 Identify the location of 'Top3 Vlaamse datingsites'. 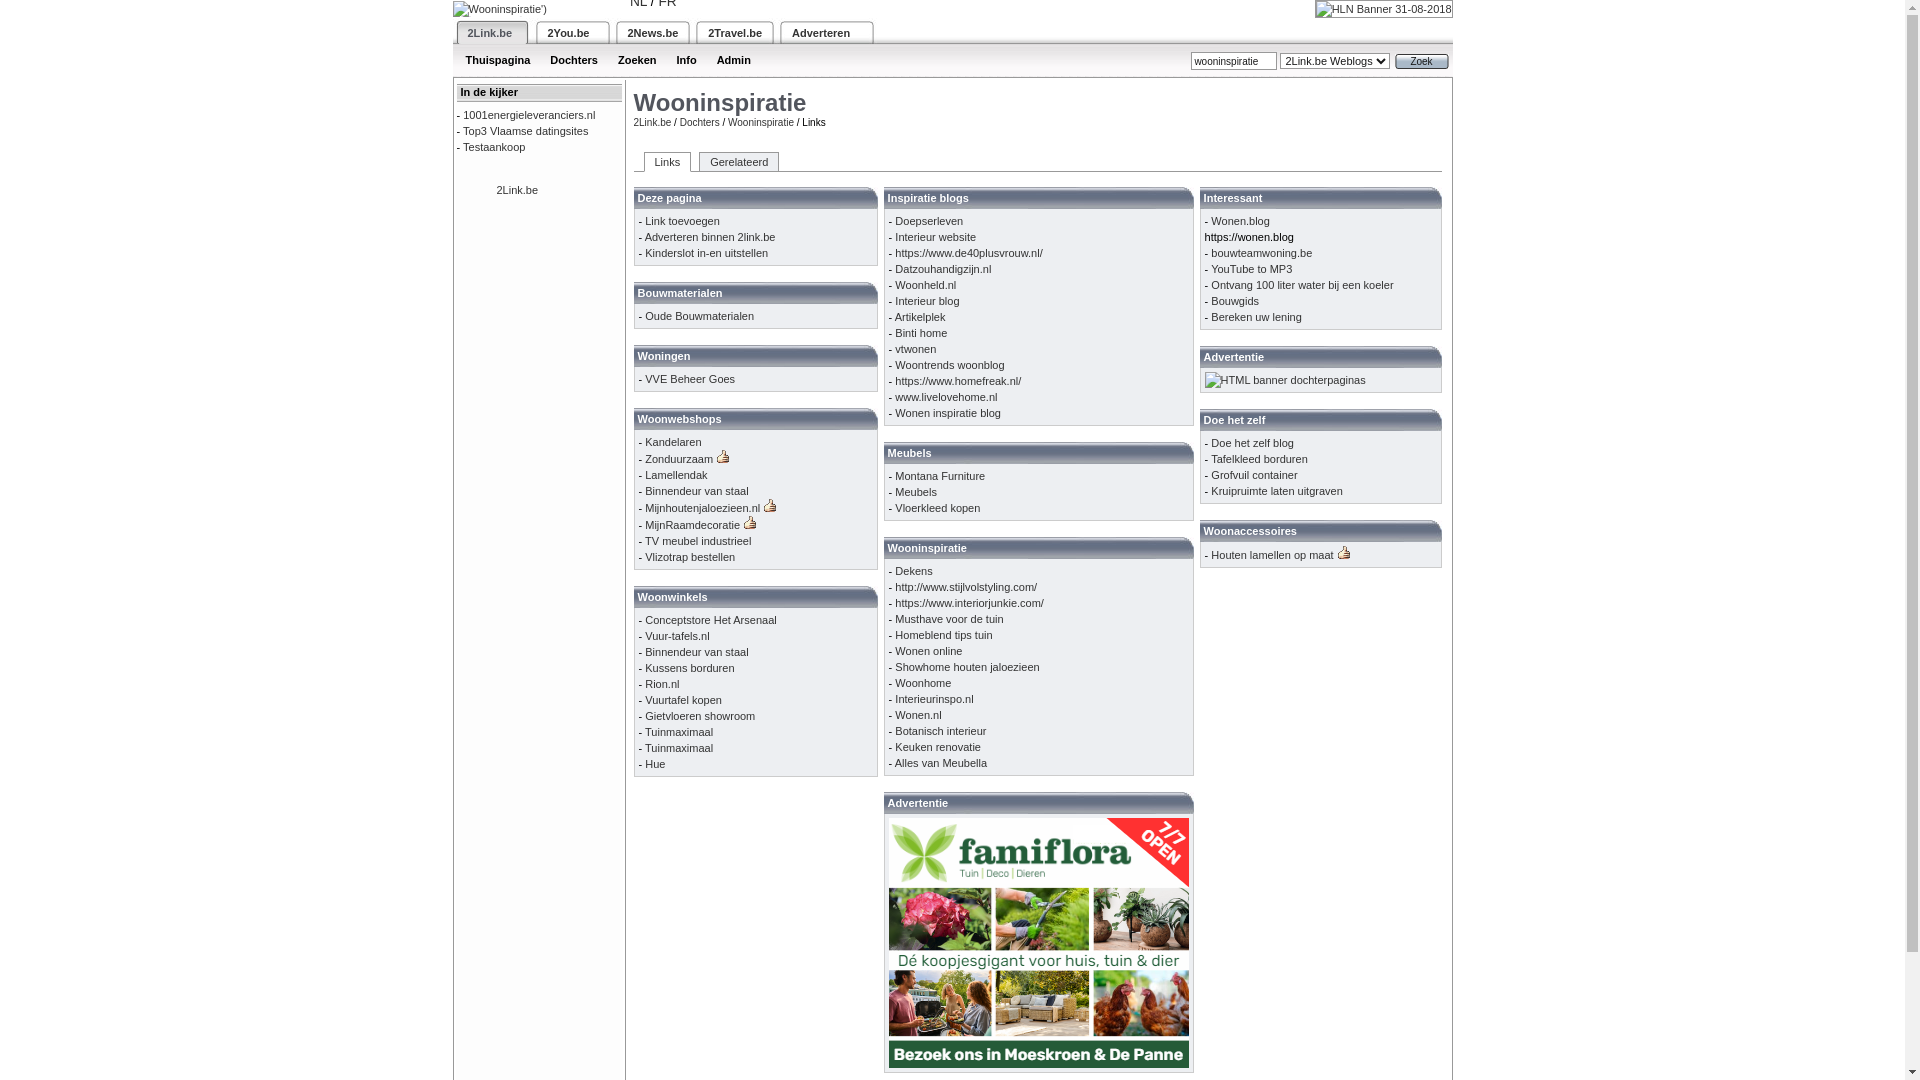
(525, 131).